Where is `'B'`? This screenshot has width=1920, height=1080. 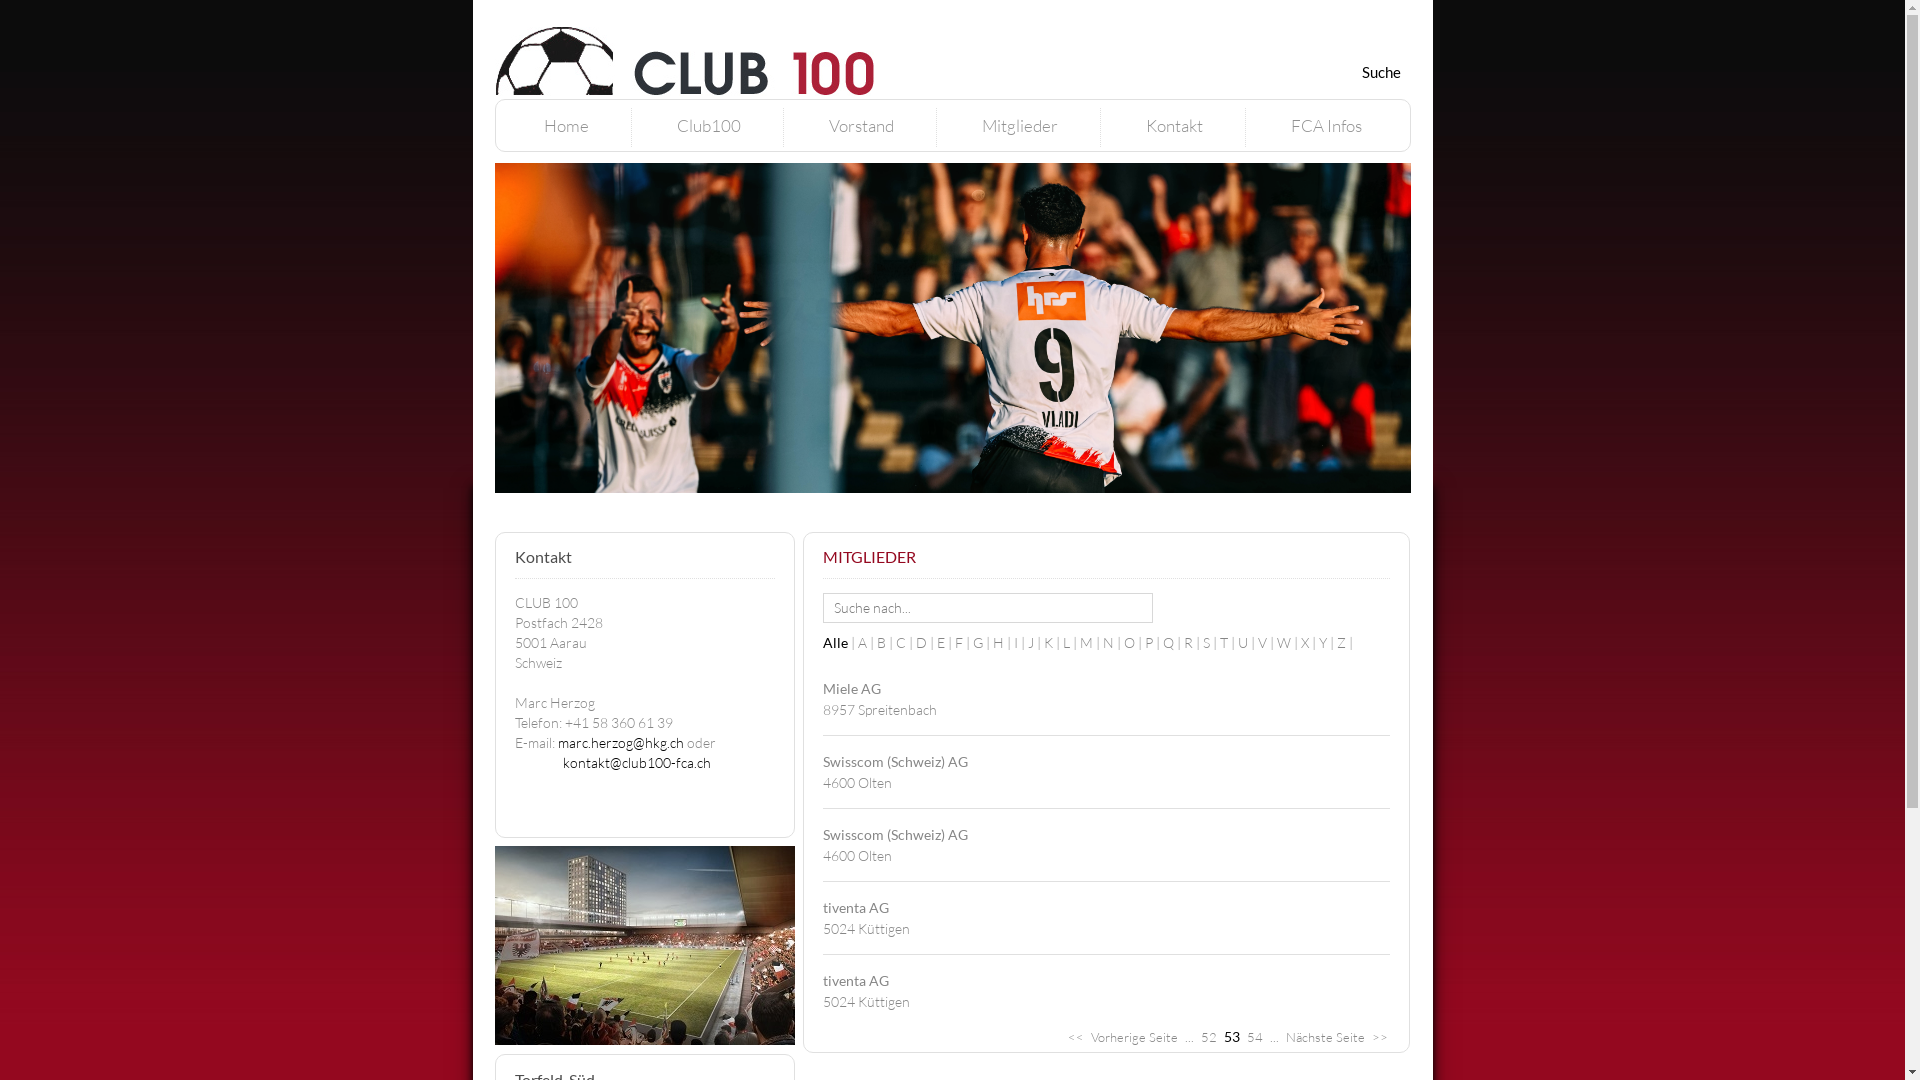 'B' is located at coordinates (884, 642).